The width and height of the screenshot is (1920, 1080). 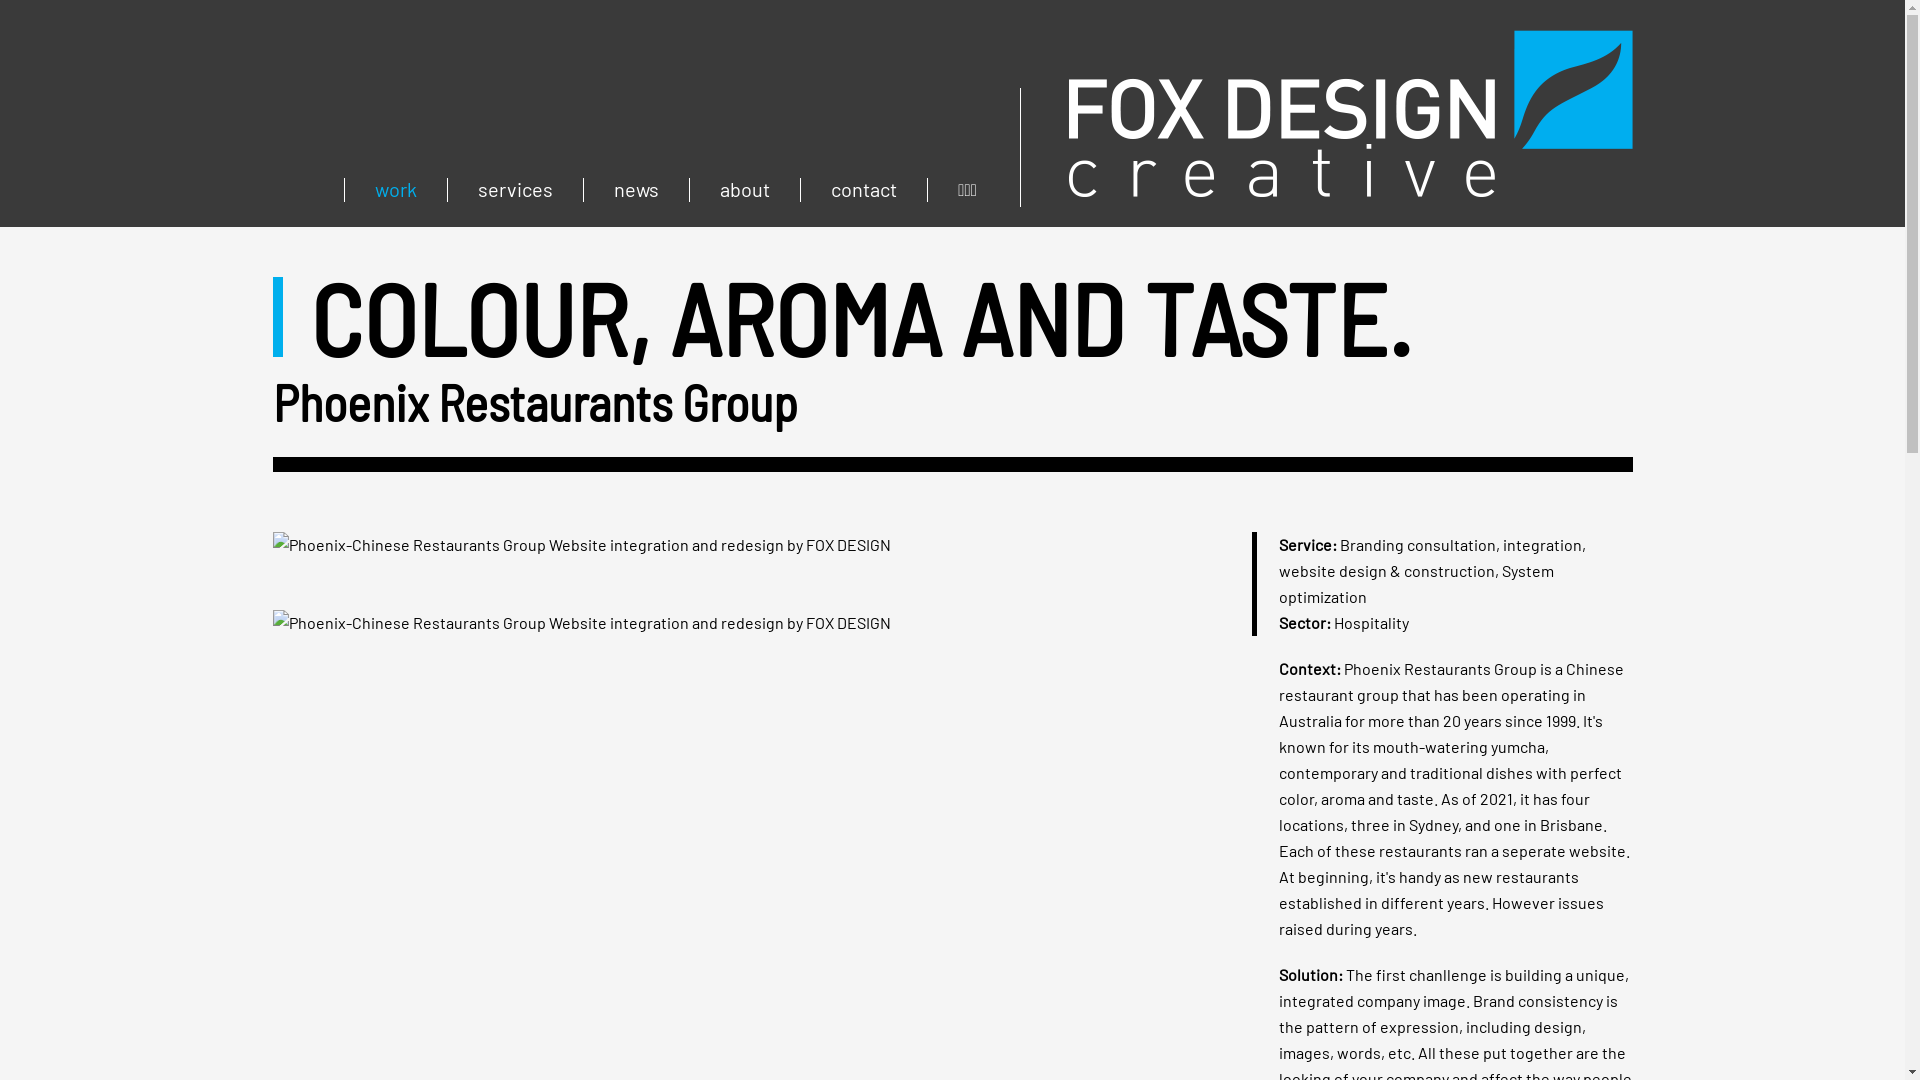 I want to click on 'news', so click(x=581, y=189).